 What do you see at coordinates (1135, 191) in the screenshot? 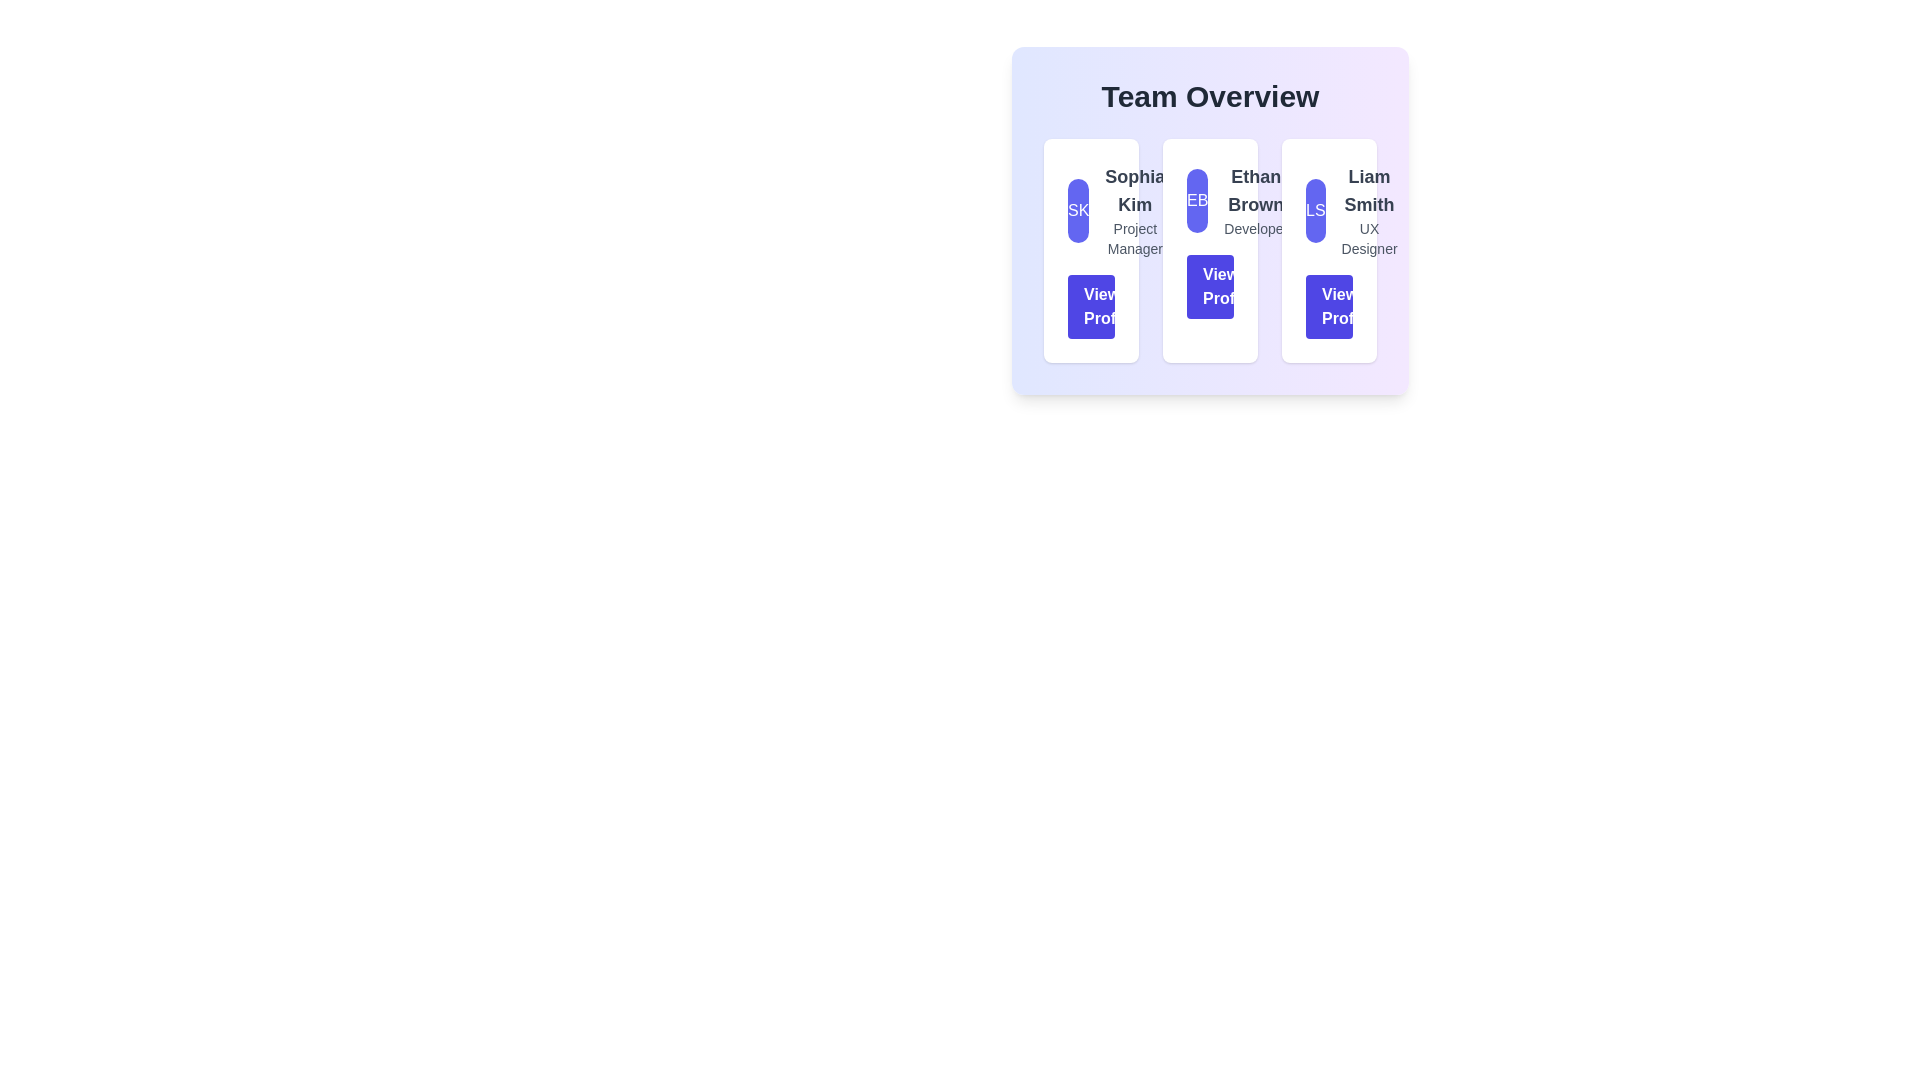
I see `the text label displaying the name 'Sophia Kim' in bold, large, gray font` at bounding box center [1135, 191].